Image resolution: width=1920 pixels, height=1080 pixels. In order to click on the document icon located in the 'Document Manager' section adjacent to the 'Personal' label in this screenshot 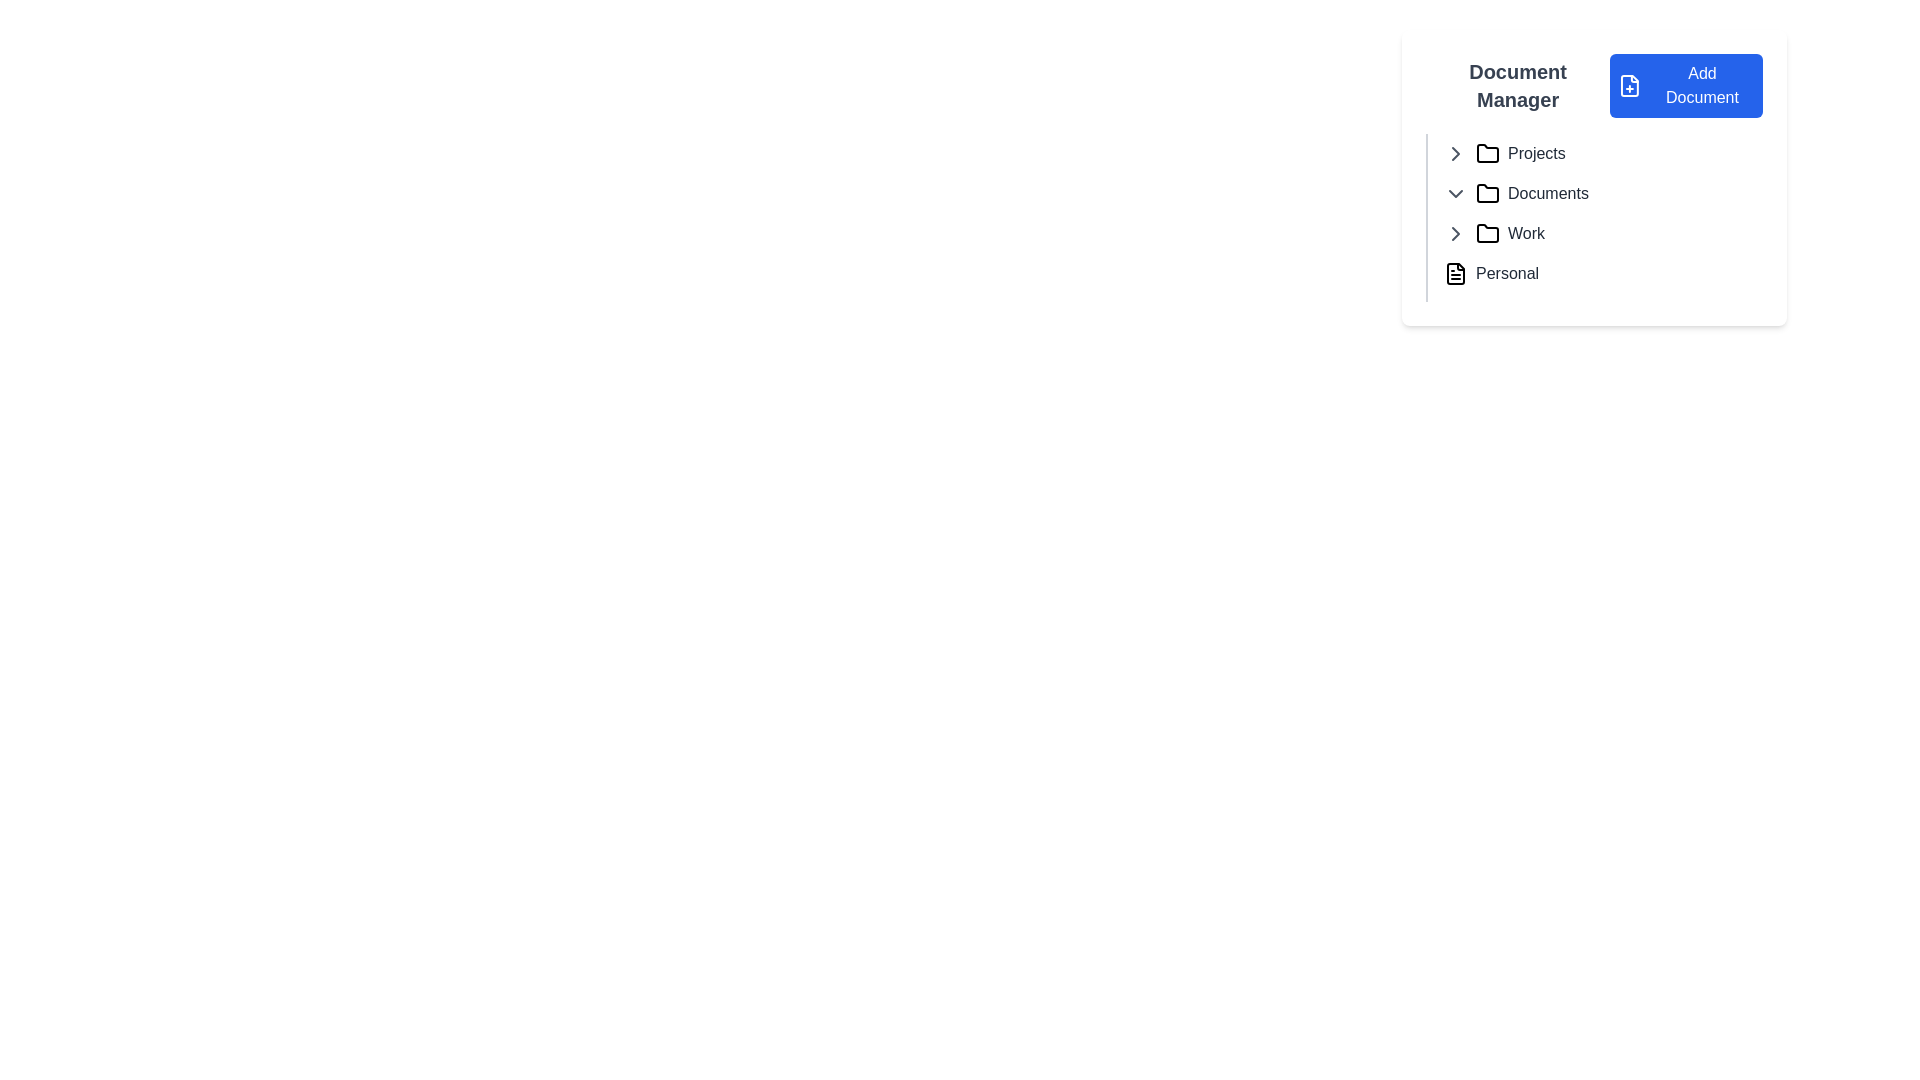, I will do `click(1455, 273)`.